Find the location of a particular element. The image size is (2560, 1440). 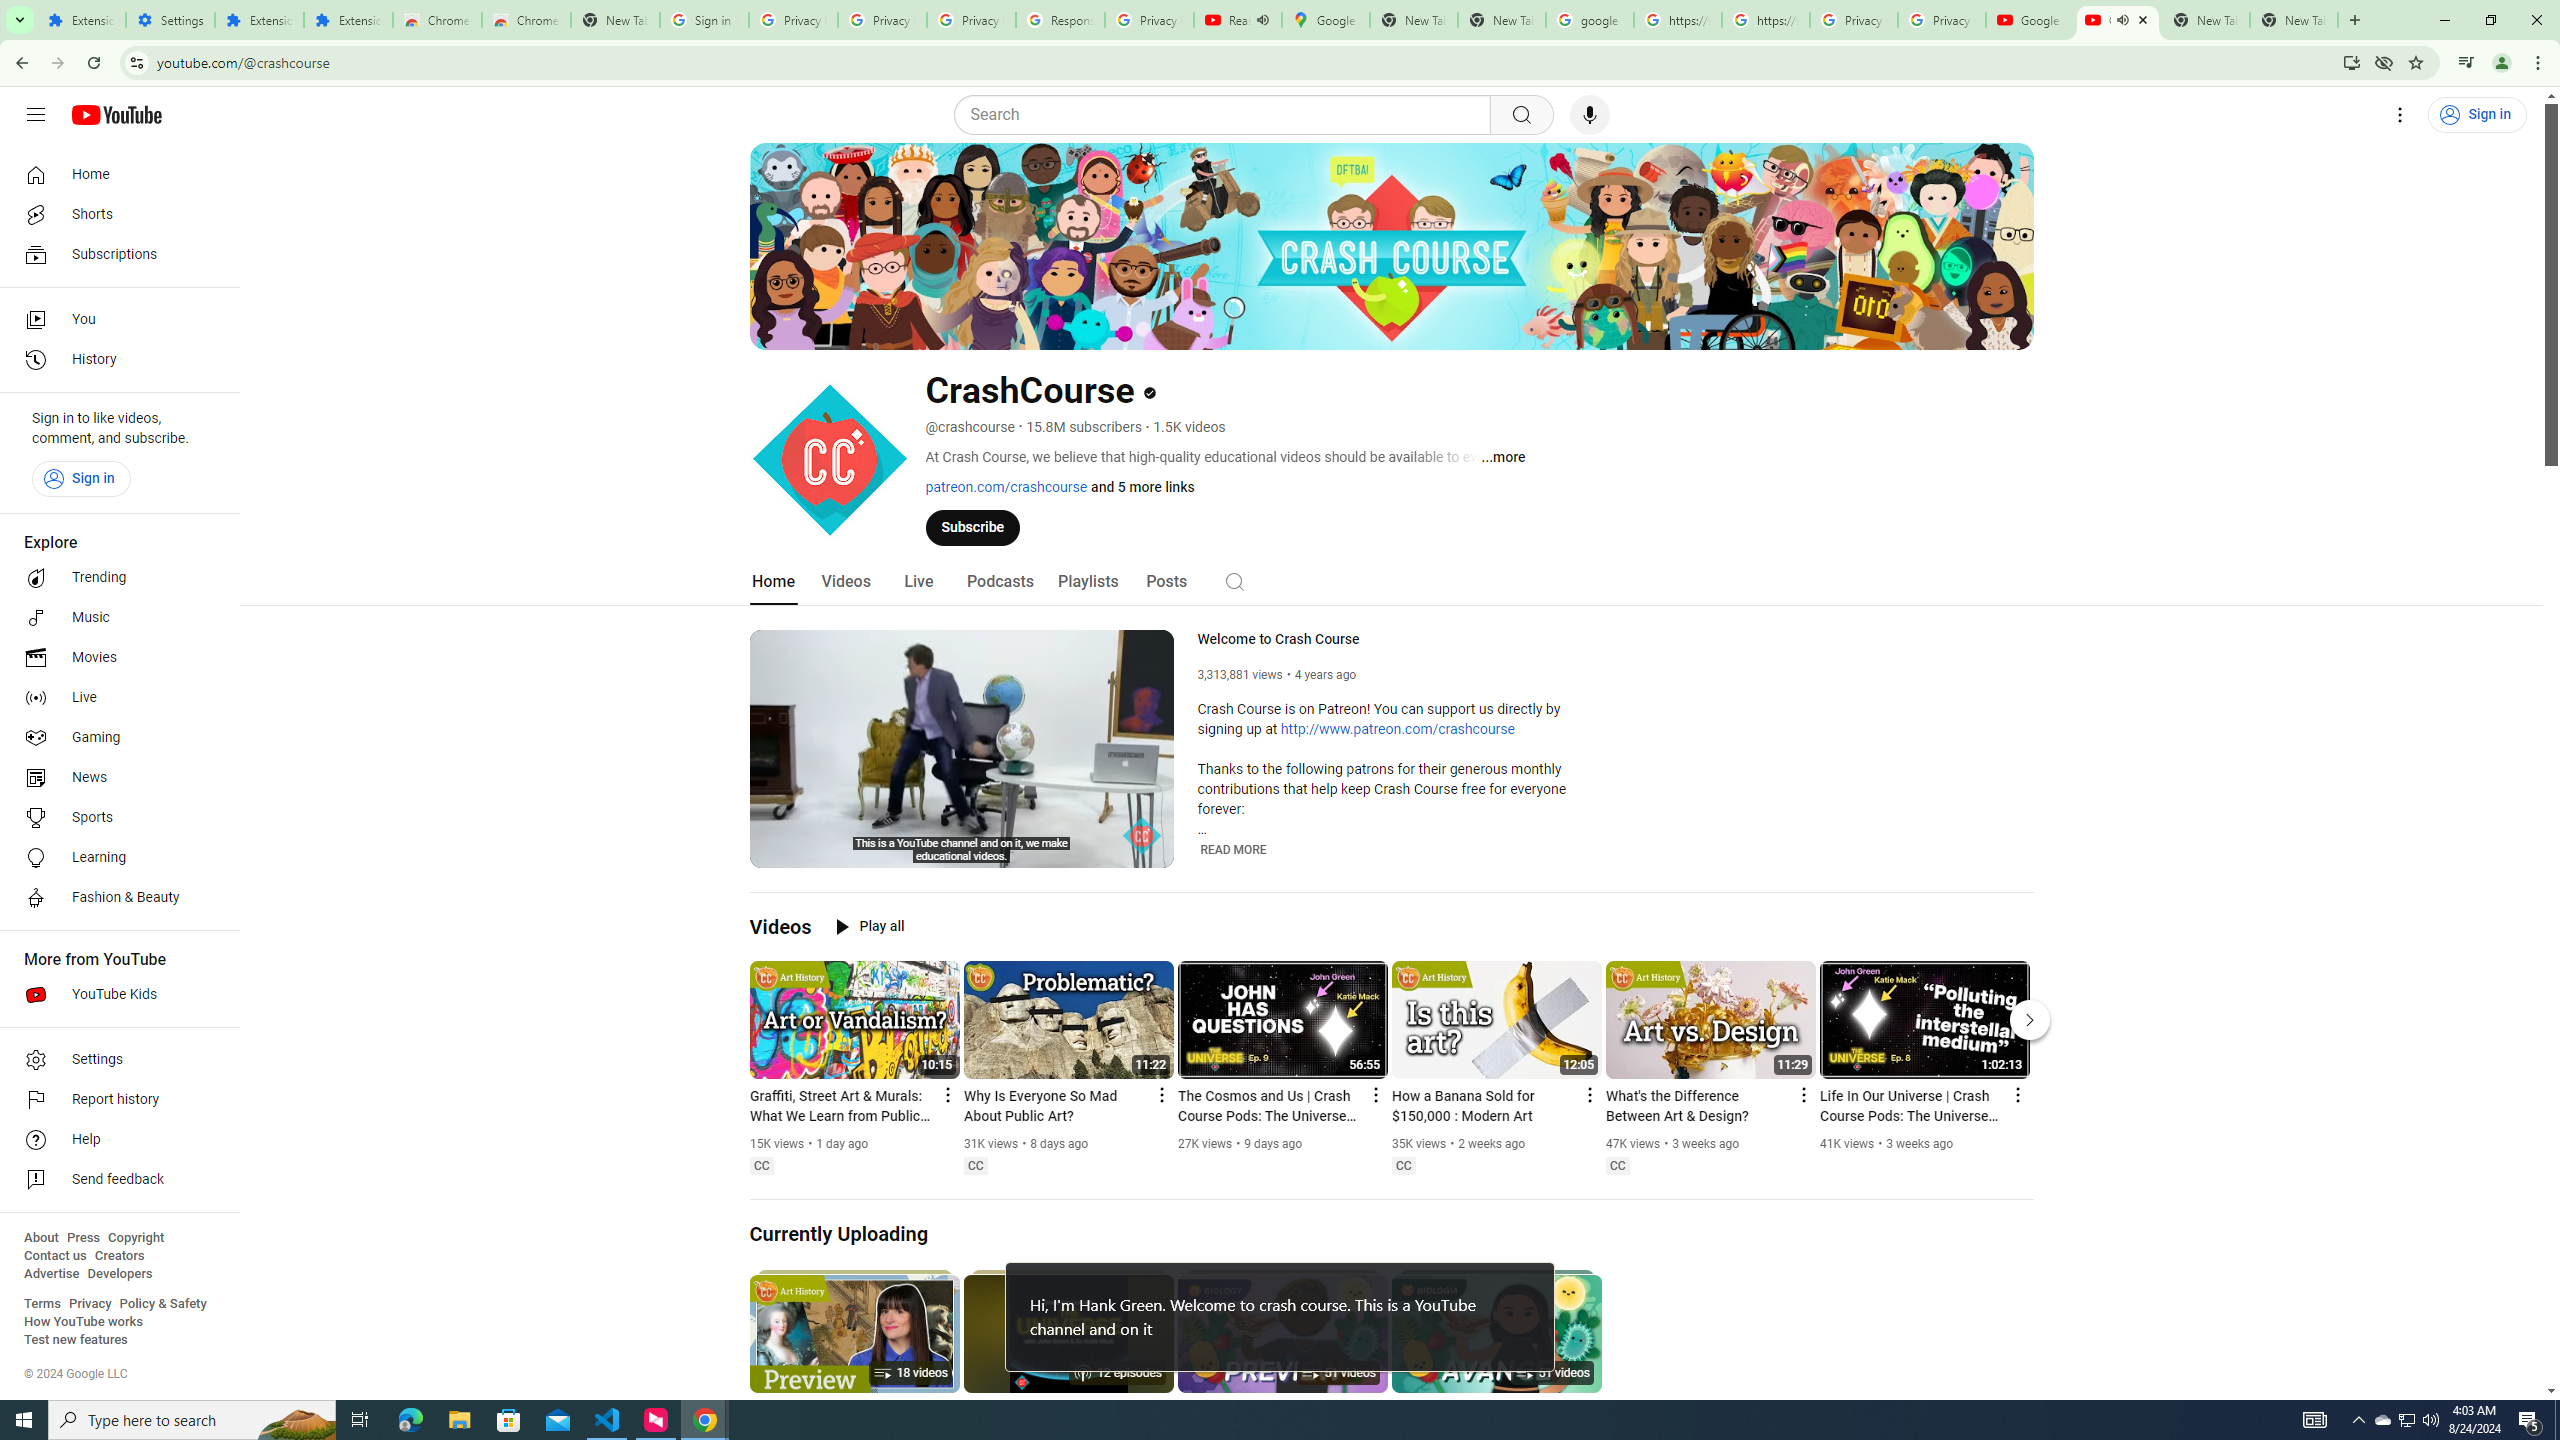

'http://www.patreon.com/crashcourse' is located at coordinates (1397, 729).